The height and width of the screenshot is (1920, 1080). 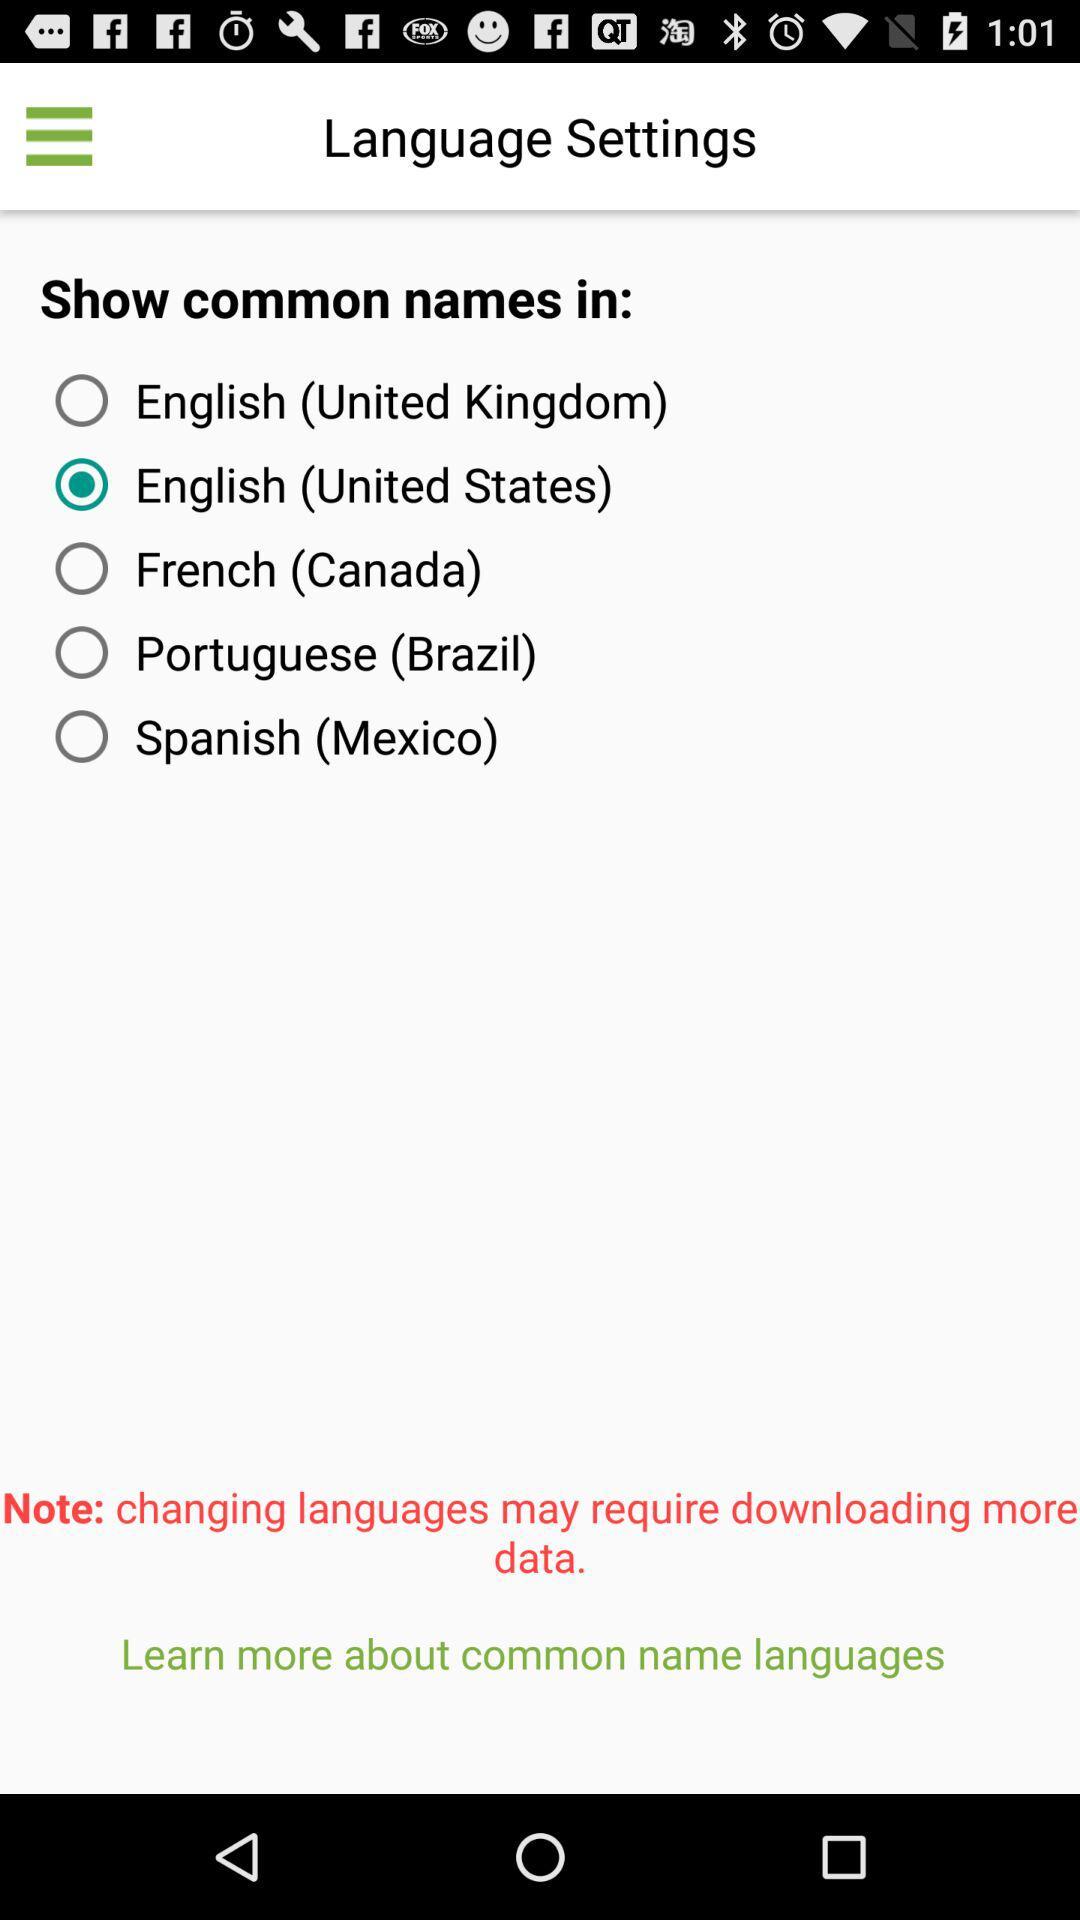 I want to click on icon below note changing languages, so click(x=540, y=1701).